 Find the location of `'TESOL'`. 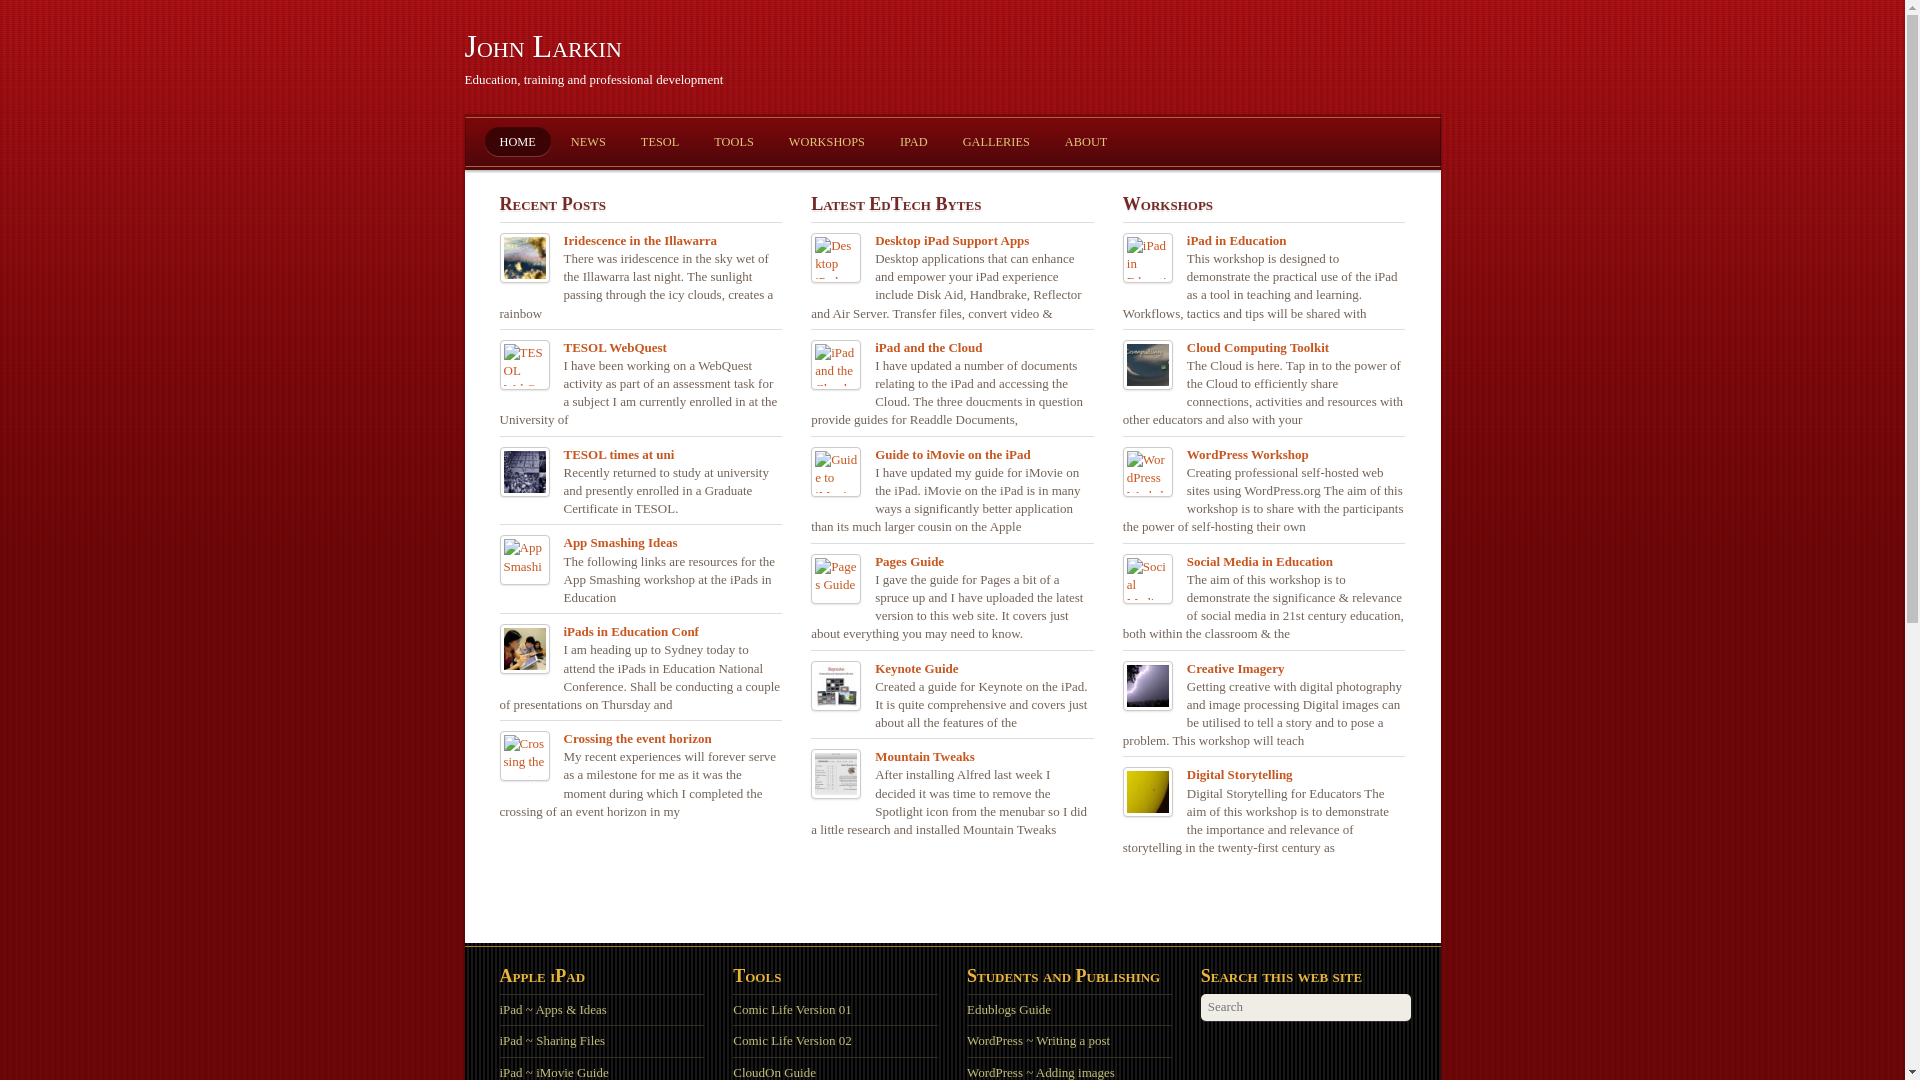

'TESOL' is located at coordinates (624, 141).